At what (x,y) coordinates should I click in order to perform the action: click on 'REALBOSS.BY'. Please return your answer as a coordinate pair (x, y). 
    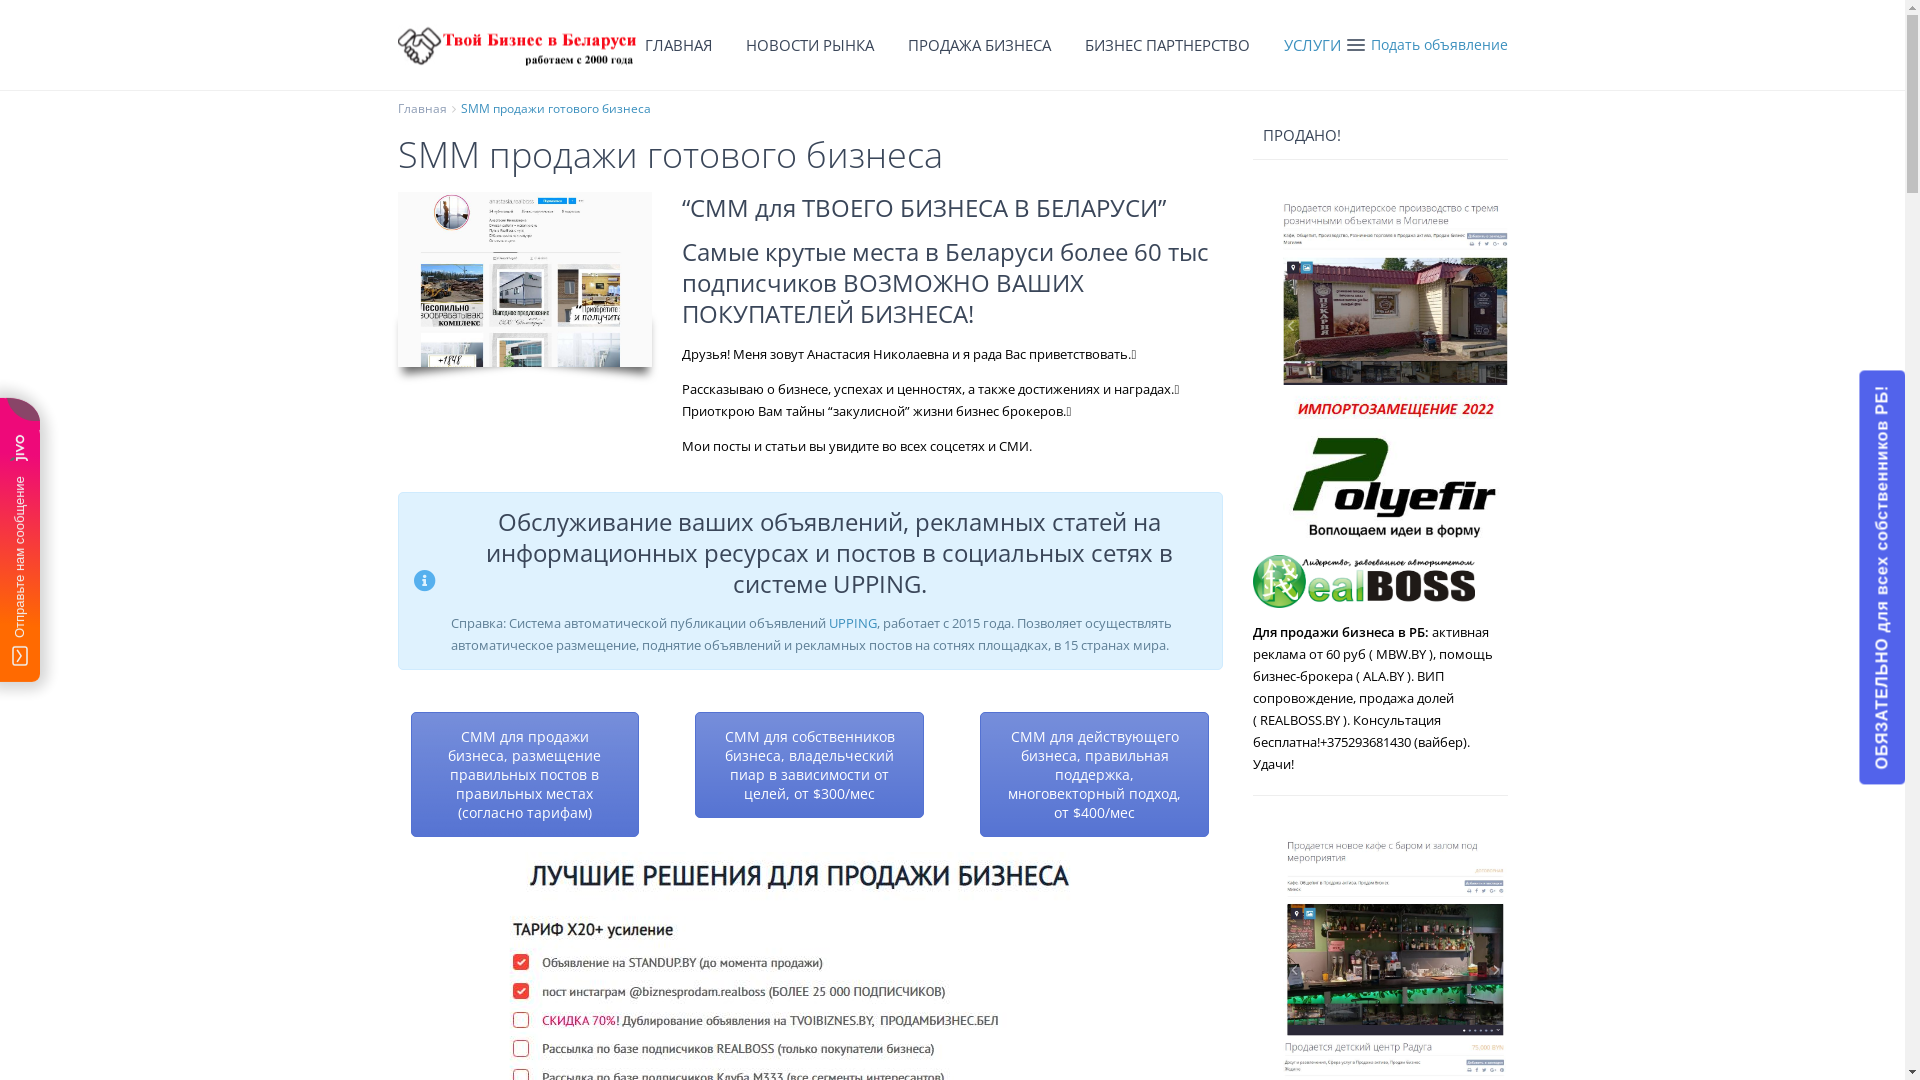
    Looking at the image, I should click on (1300, 720).